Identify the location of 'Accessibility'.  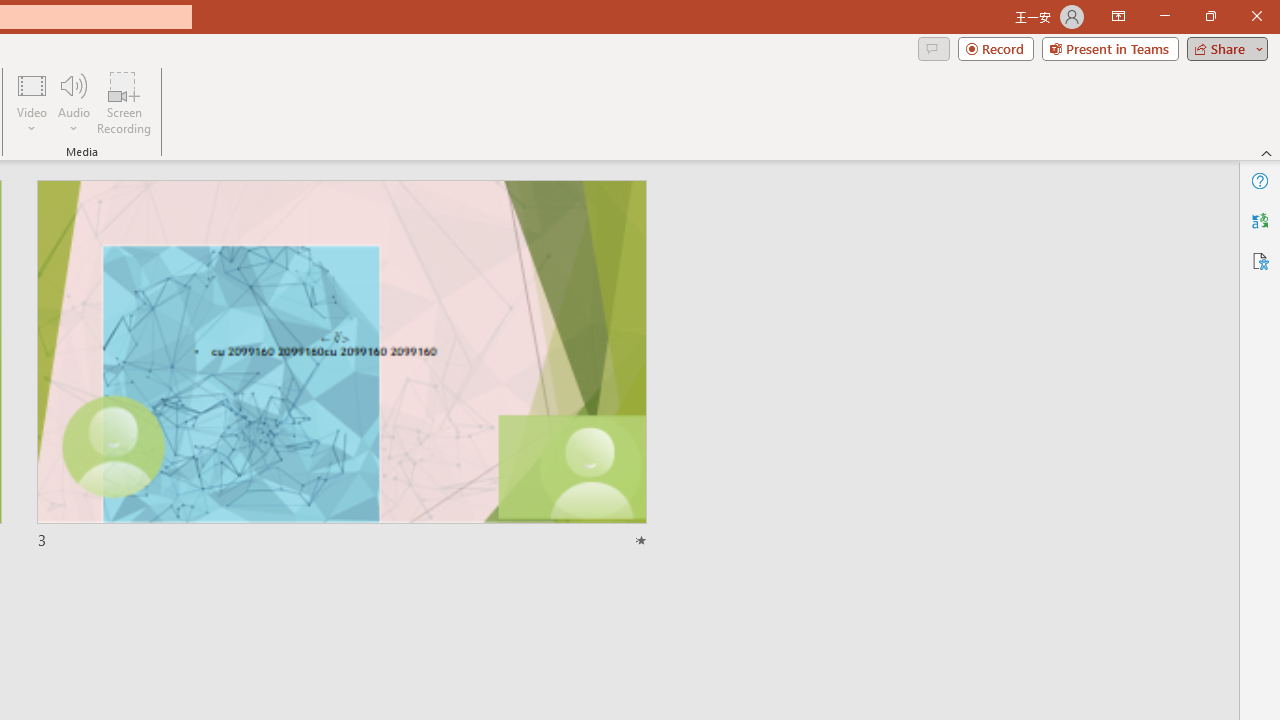
(1259, 260).